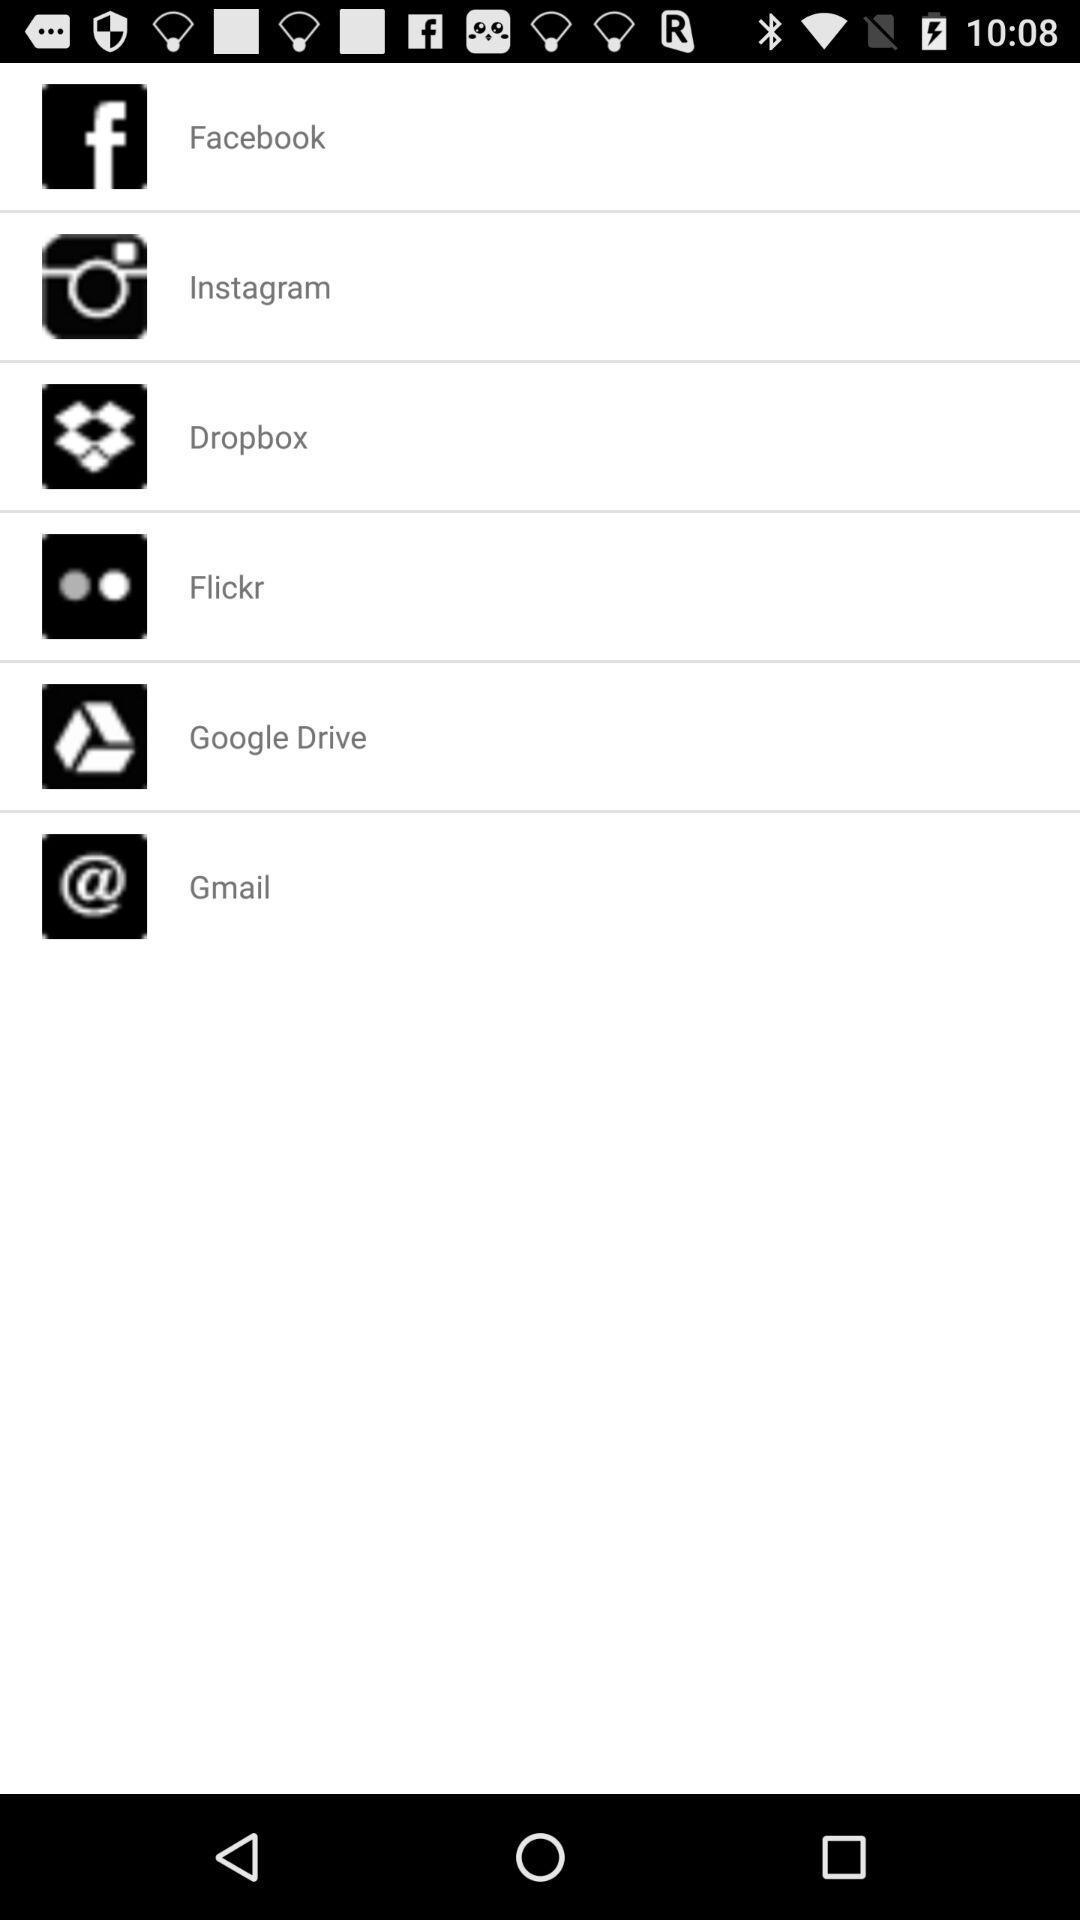 The width and height of the screenshot is (1080, 1920). Describe the element at coordinates (225, 585) in the screenshot. I see `flickr icon` at that location.